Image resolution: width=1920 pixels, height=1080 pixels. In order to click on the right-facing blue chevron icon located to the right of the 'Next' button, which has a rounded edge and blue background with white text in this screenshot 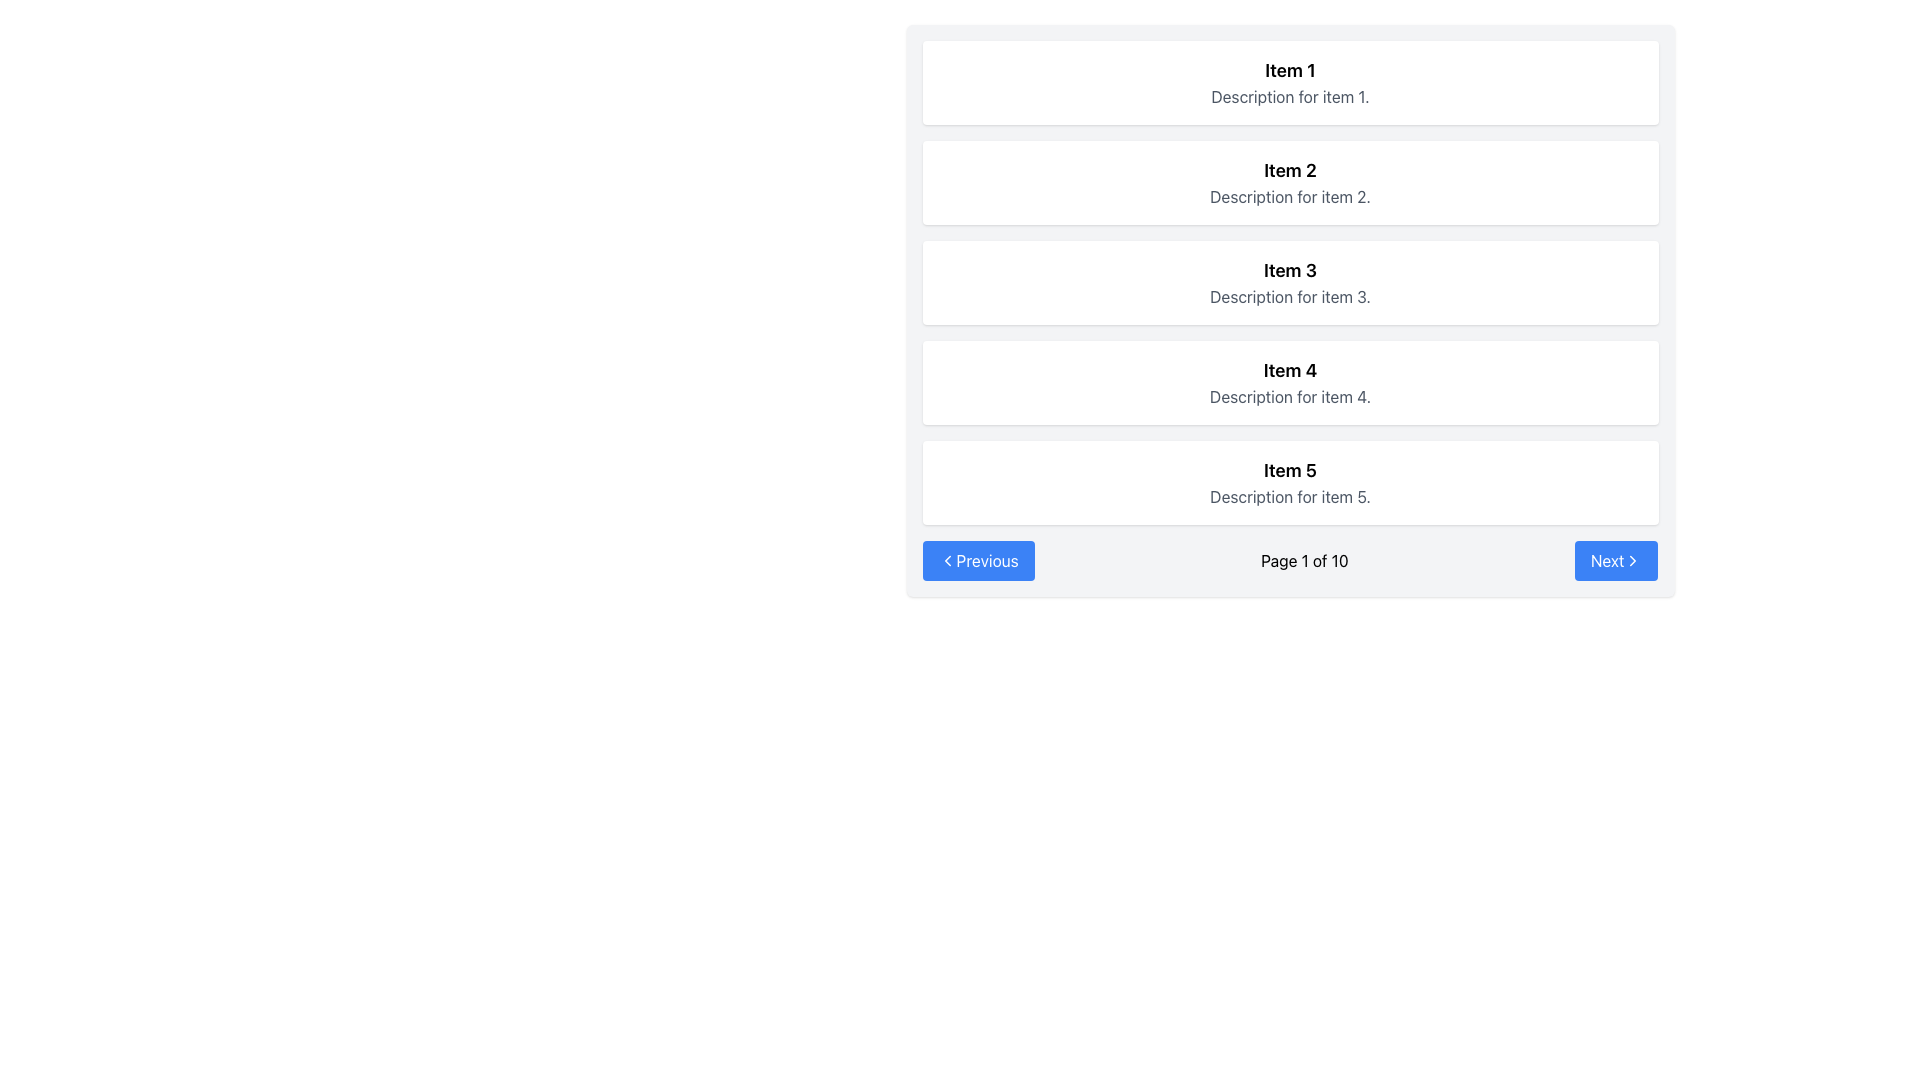, I will do `click(1633, 560)`.